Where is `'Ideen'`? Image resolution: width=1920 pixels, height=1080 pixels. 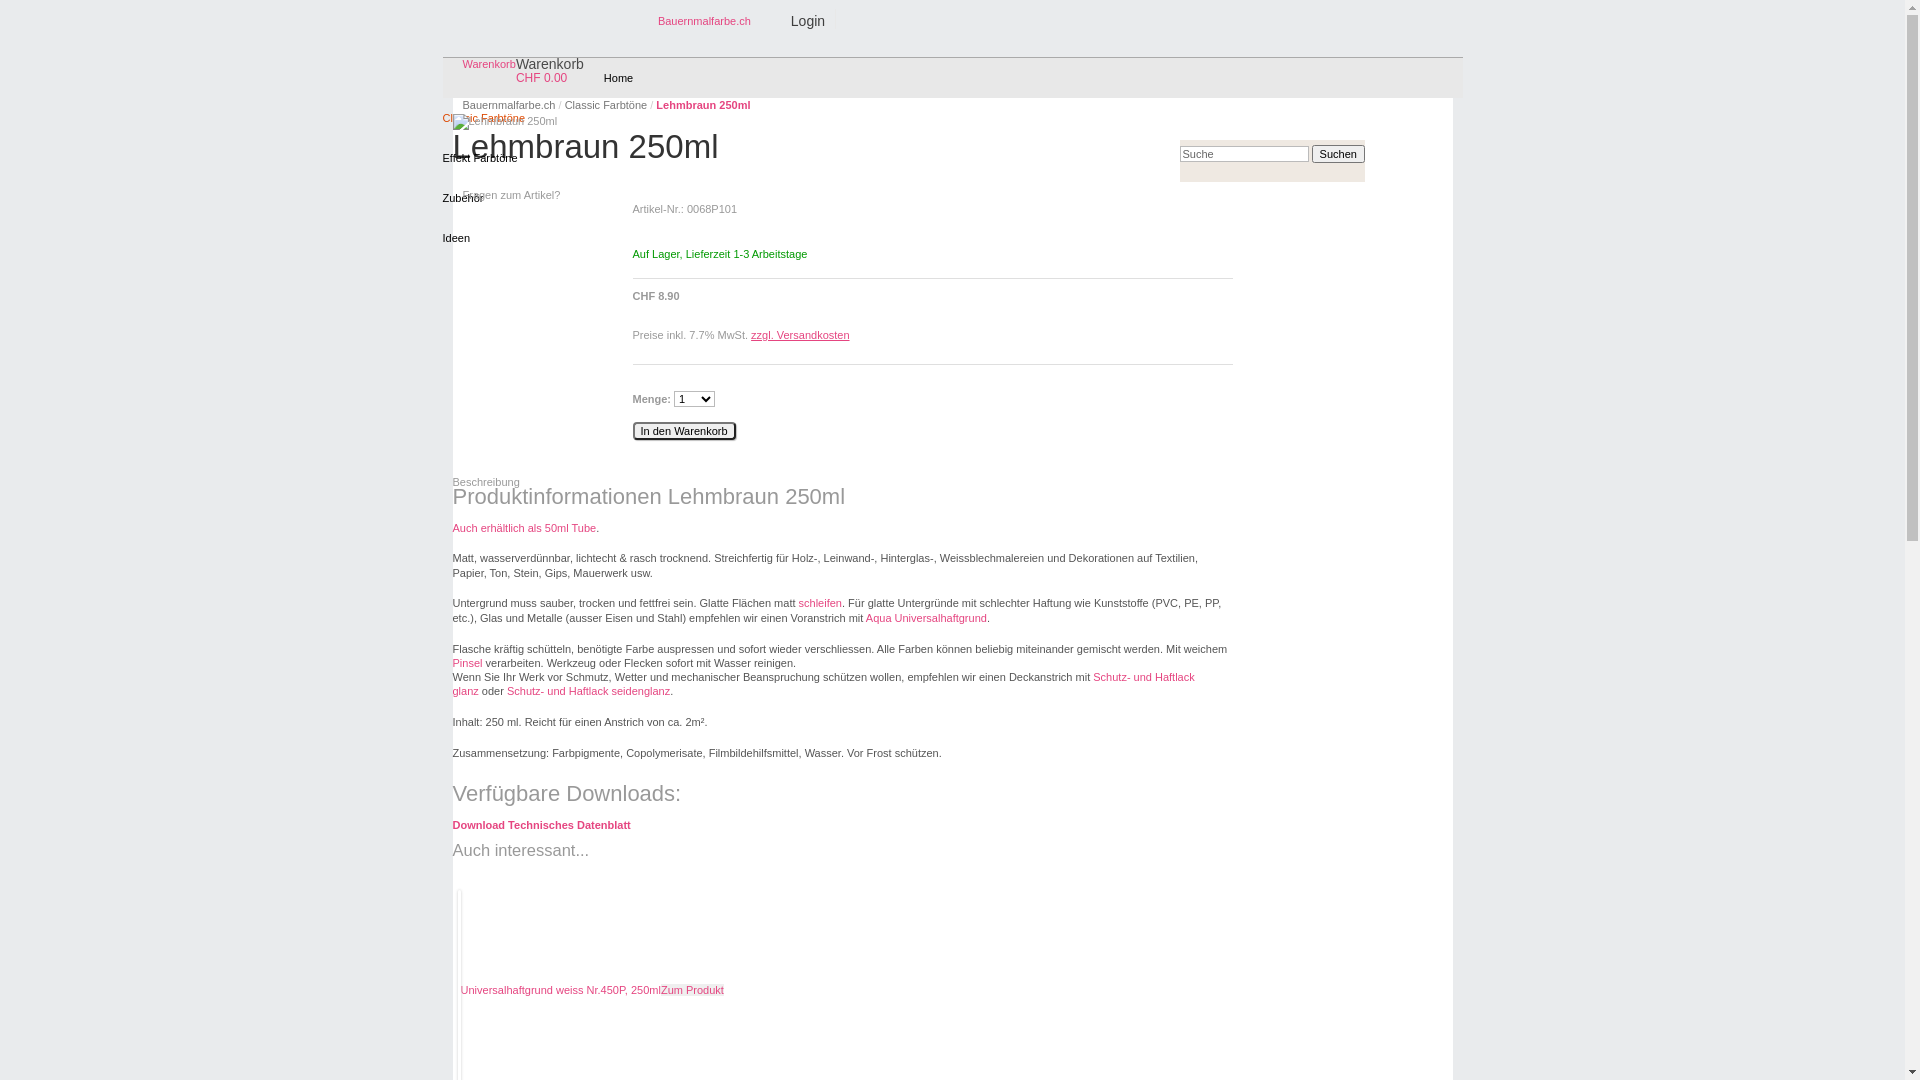
'Ideen' is located at coordinates (455, 237).